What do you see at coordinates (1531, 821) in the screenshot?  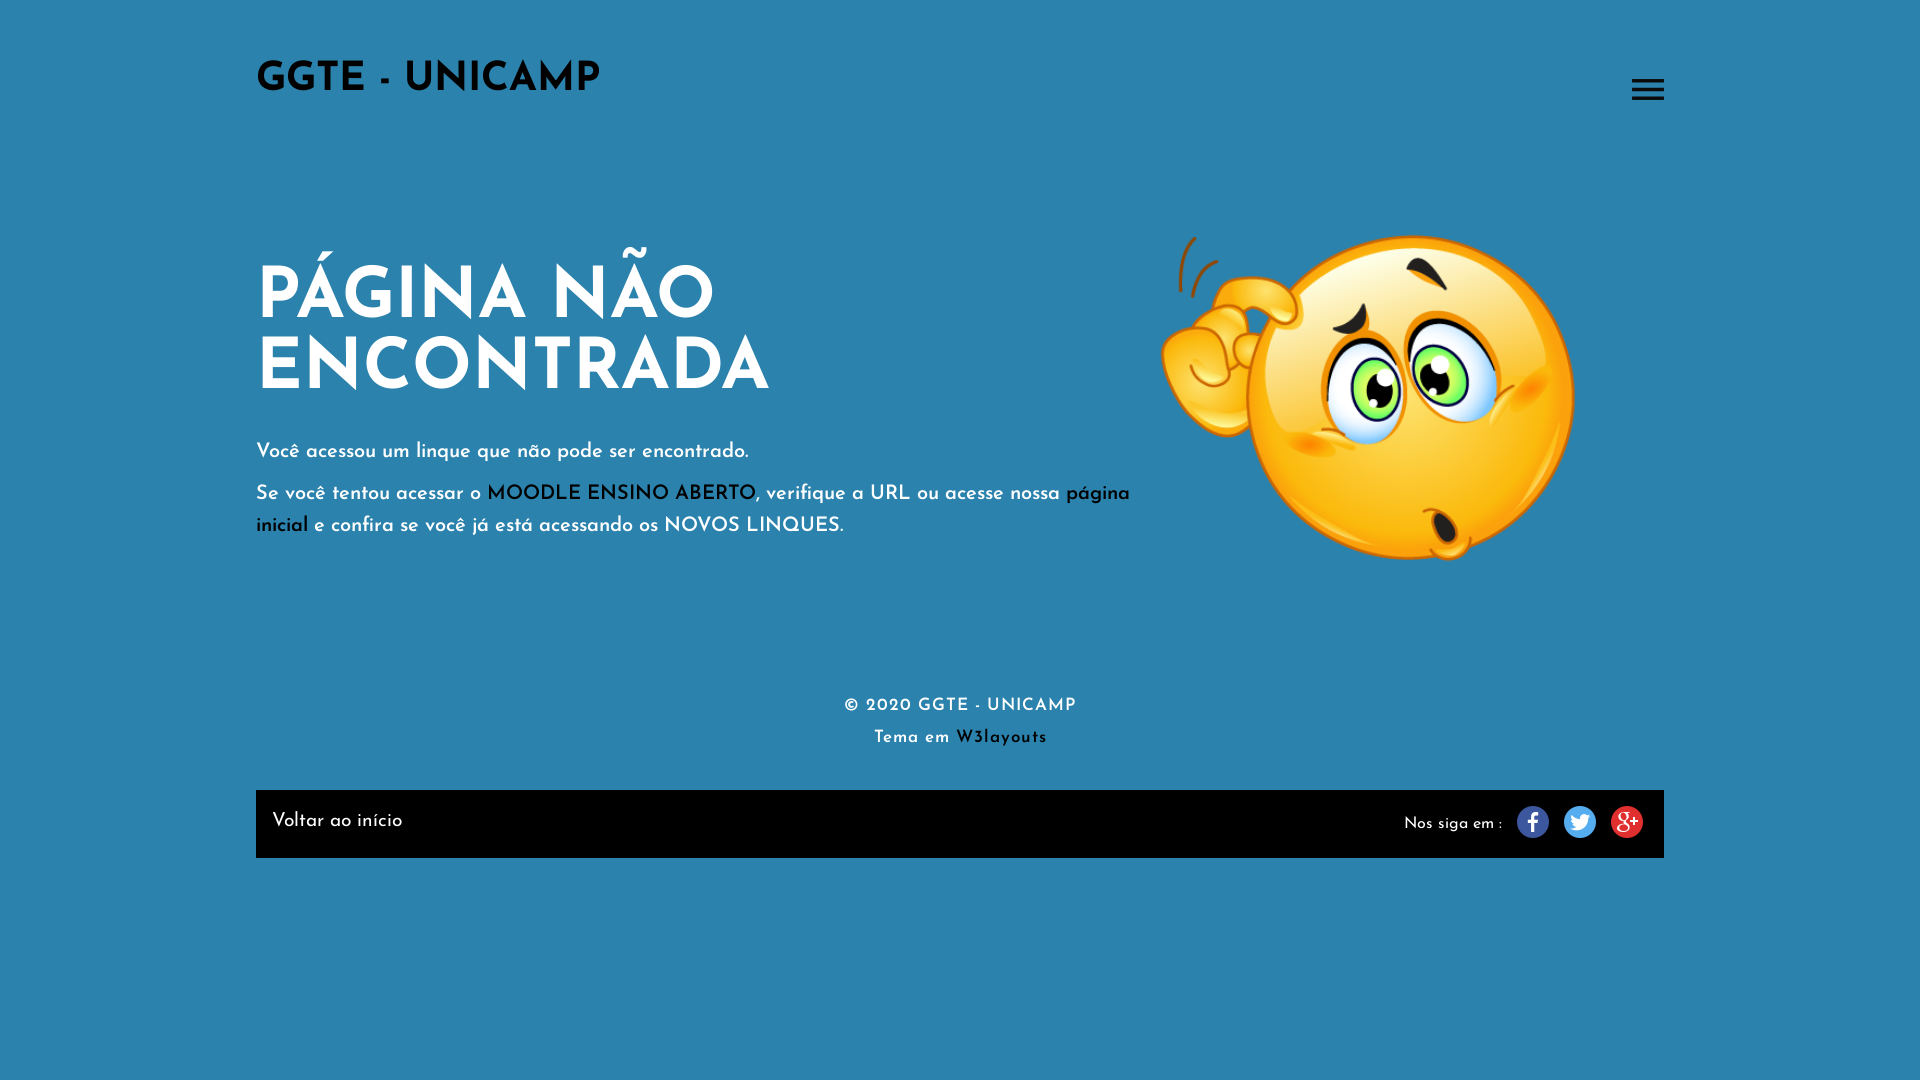 I see `'facebook'` at bounding box center [1531, 821].